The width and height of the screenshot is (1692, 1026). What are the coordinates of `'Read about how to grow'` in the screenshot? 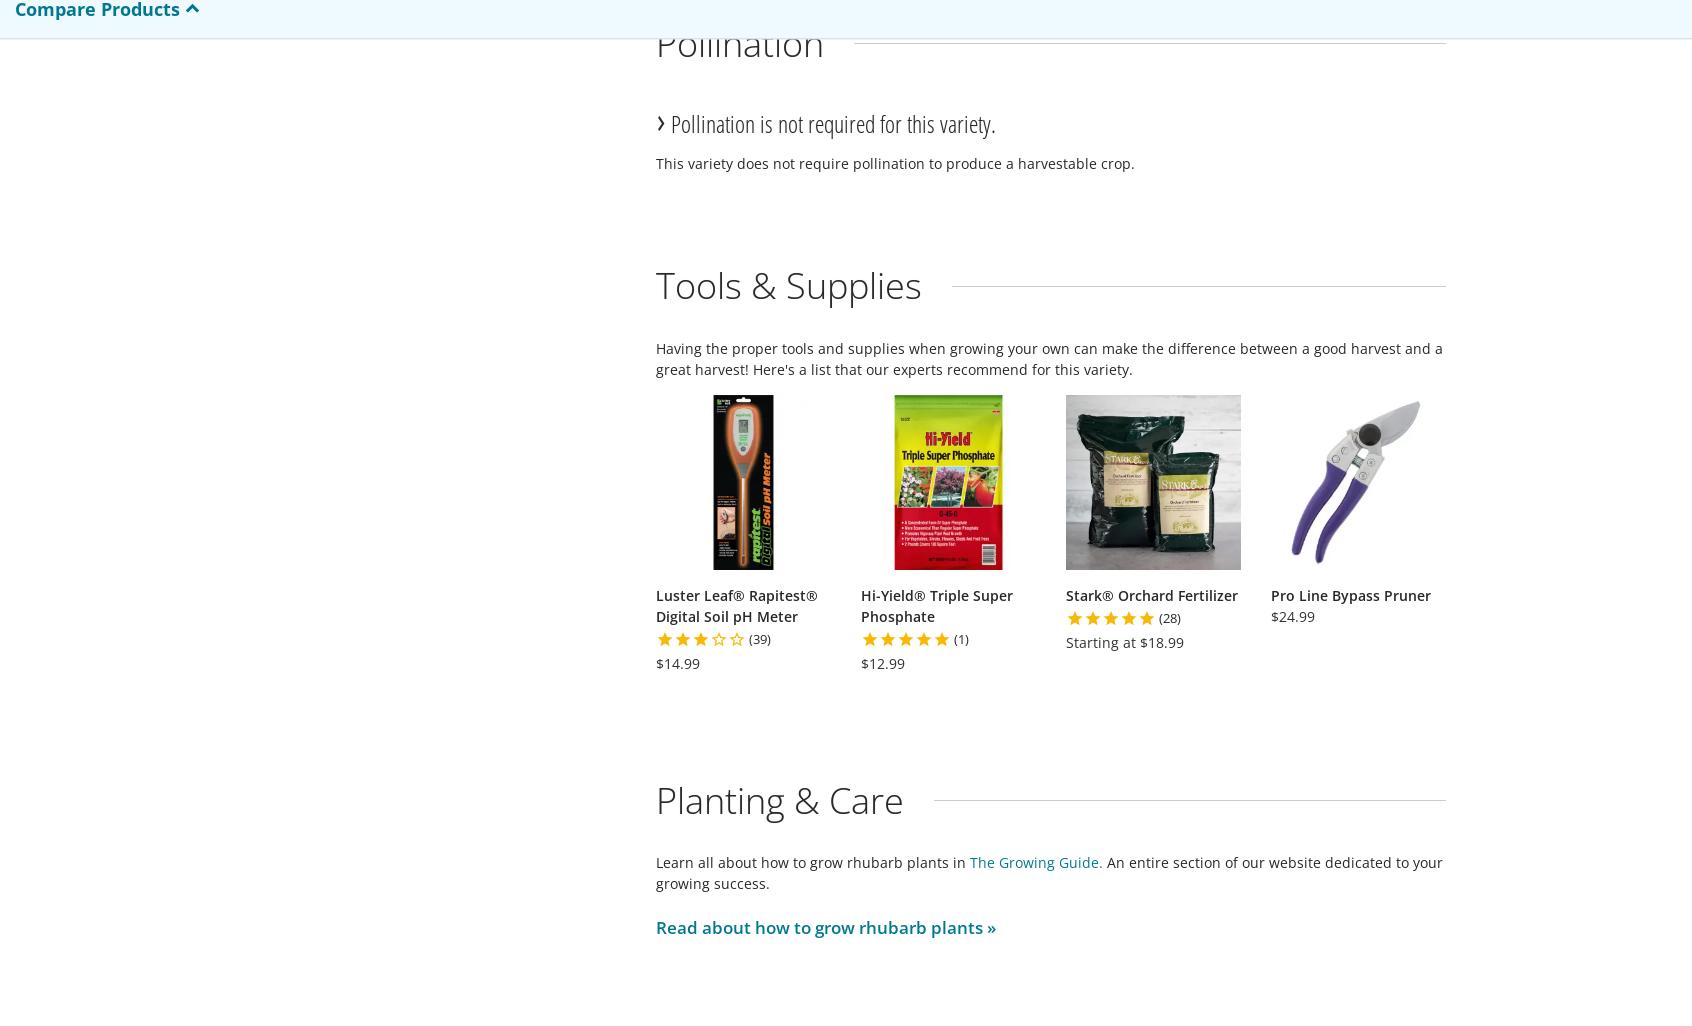 It's located at (756, 926).